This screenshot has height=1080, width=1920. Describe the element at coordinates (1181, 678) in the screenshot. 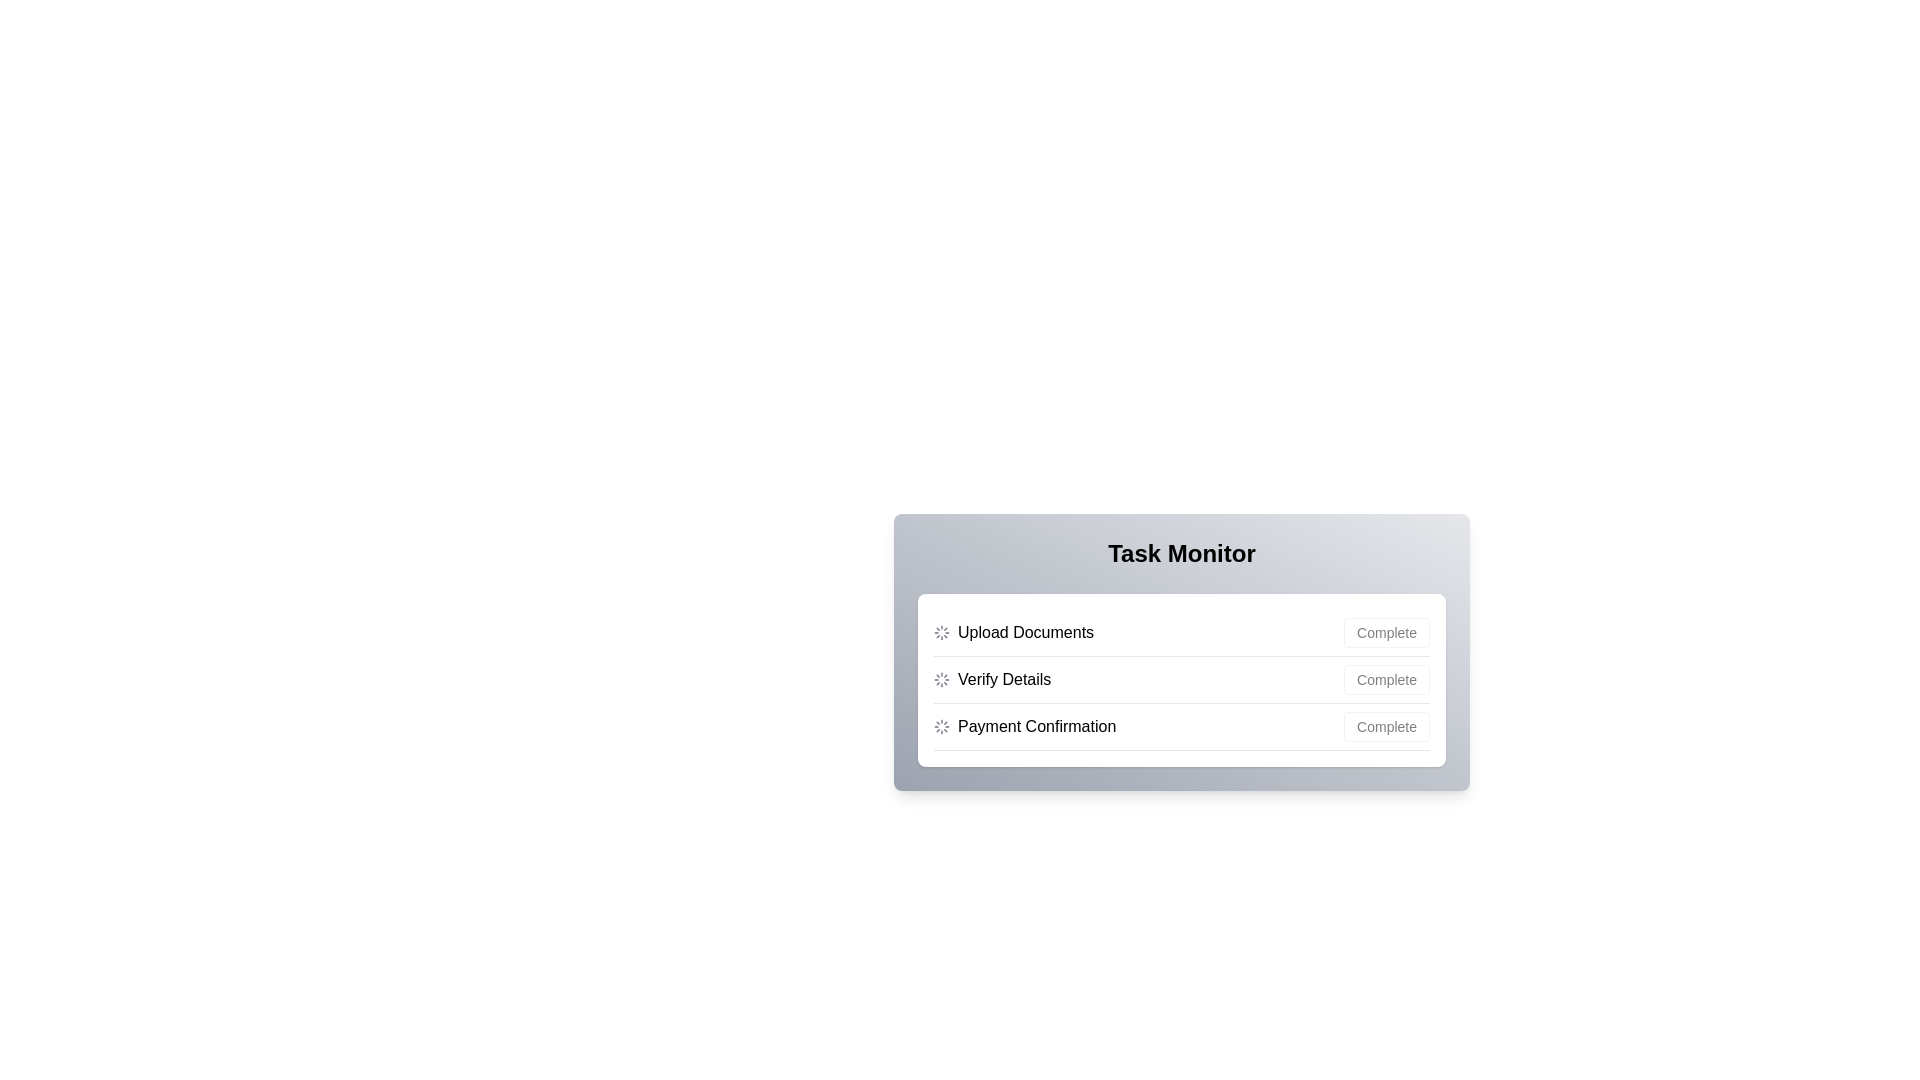

I see `the 'Verify Details' task row element, which is currently in progress and contains a disabled 'Complete' button, for task status verification` at that location.